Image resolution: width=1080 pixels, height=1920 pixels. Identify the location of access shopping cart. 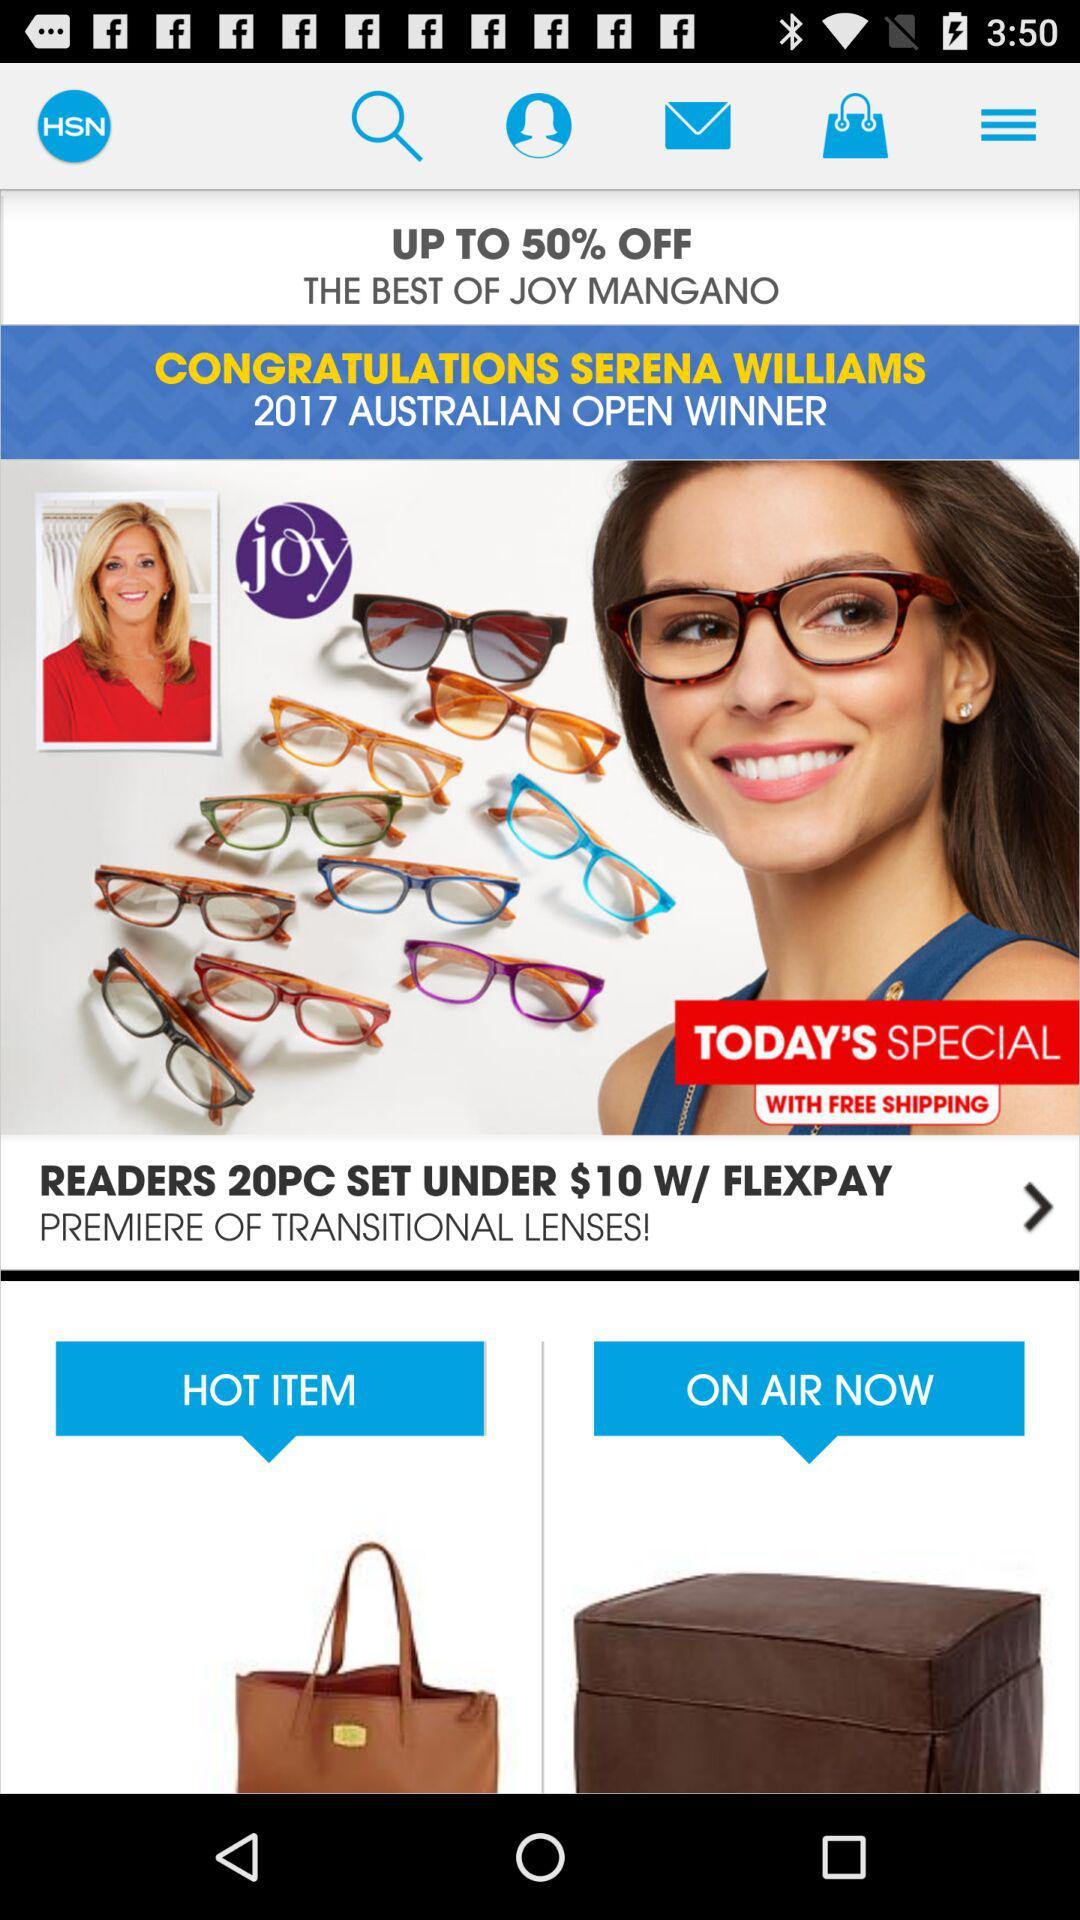
(855, 124).